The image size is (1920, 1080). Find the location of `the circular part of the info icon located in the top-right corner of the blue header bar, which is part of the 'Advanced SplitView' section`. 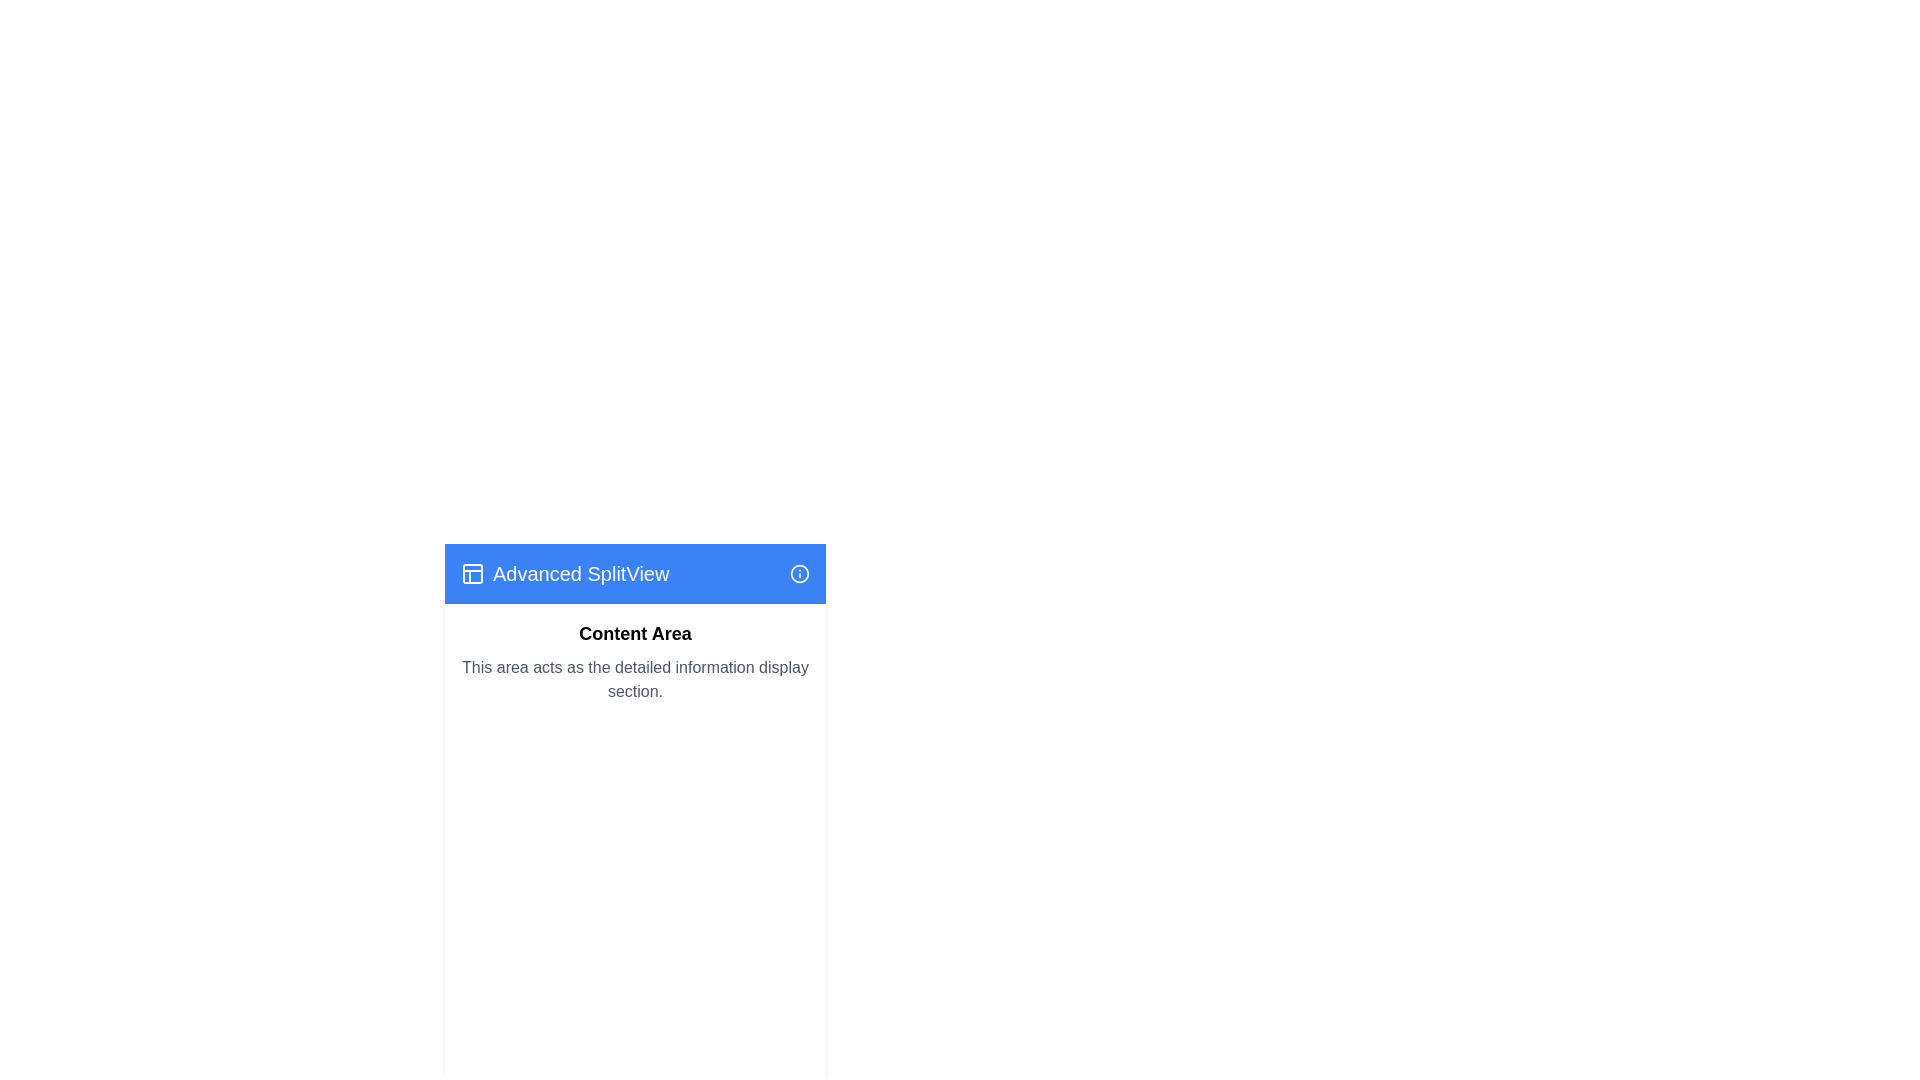

the circular part of the info icon located in the top-right corner of the blue header bar, which is part of the 'Advanced SplitView' section is located at coordinates (800, 574).